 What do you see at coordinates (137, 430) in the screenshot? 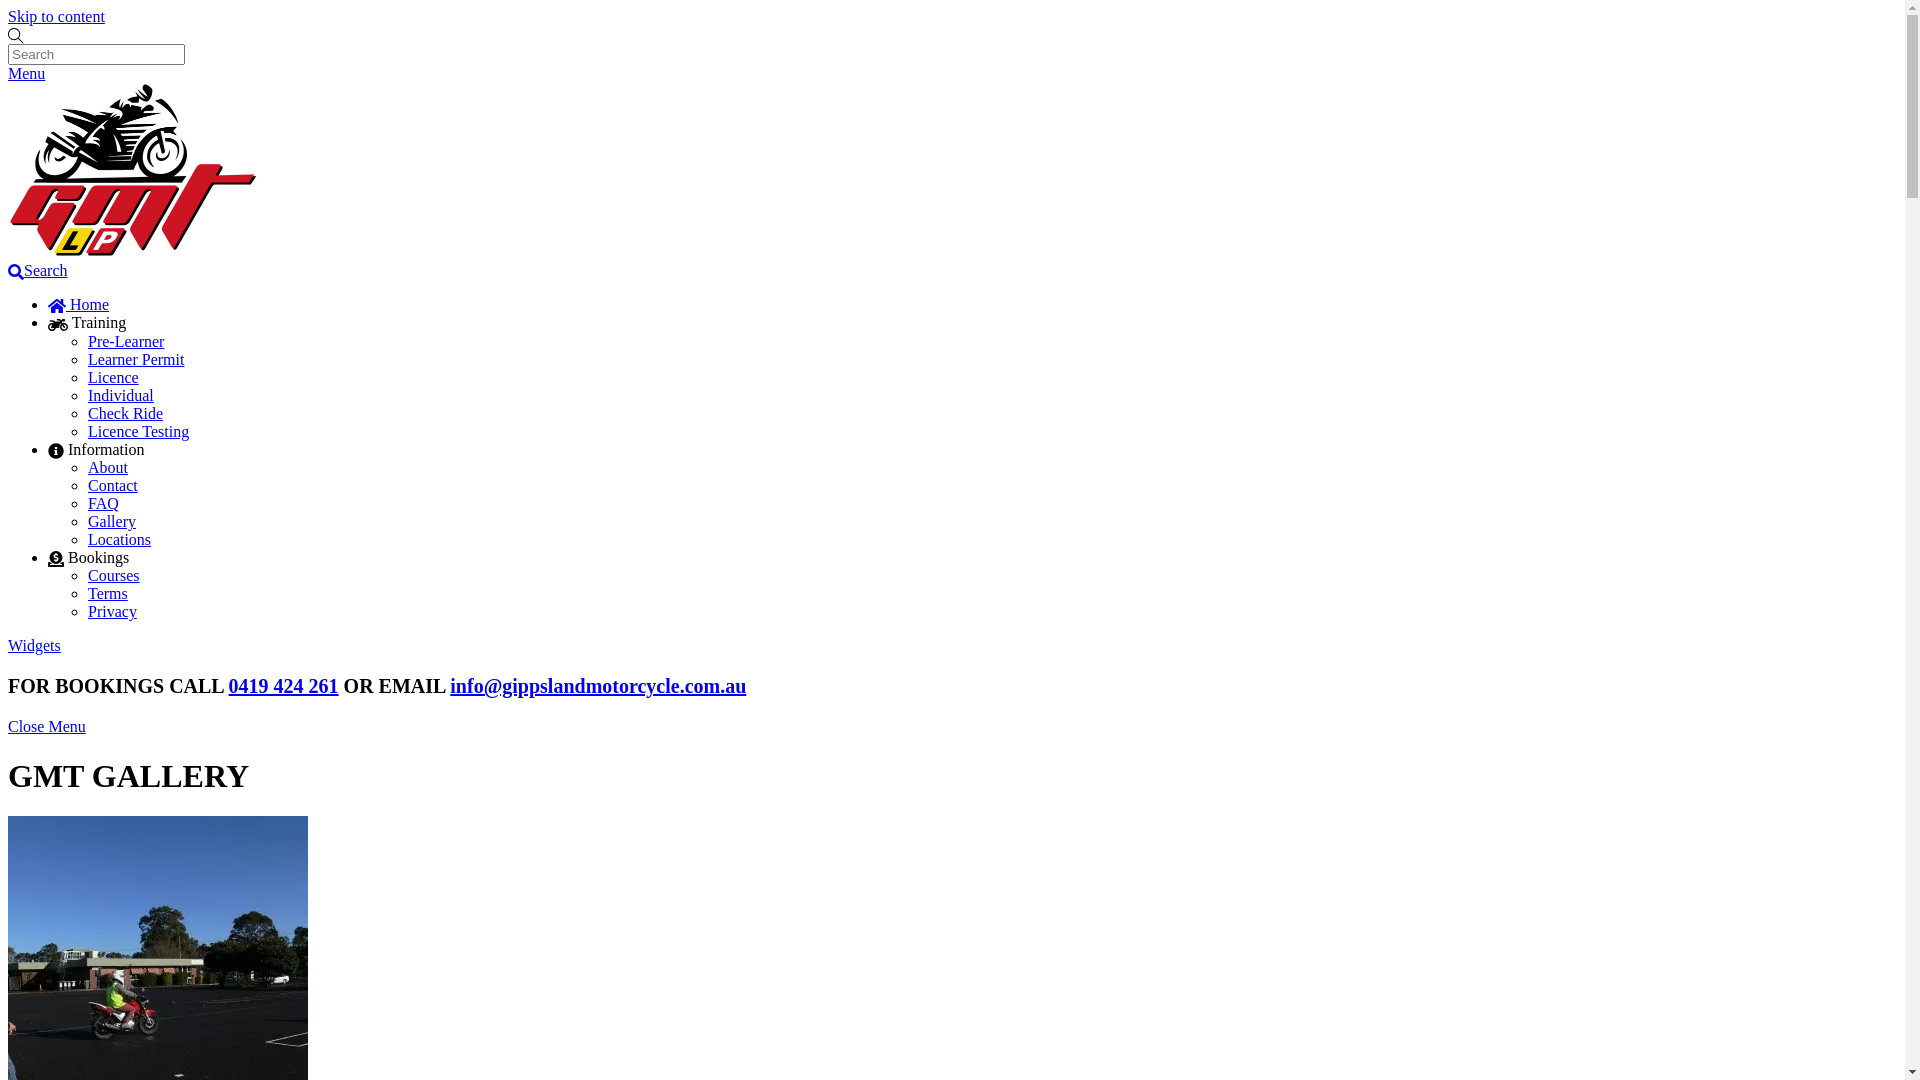
I see `'Licence Testing'` at bounding box center [137, 430].